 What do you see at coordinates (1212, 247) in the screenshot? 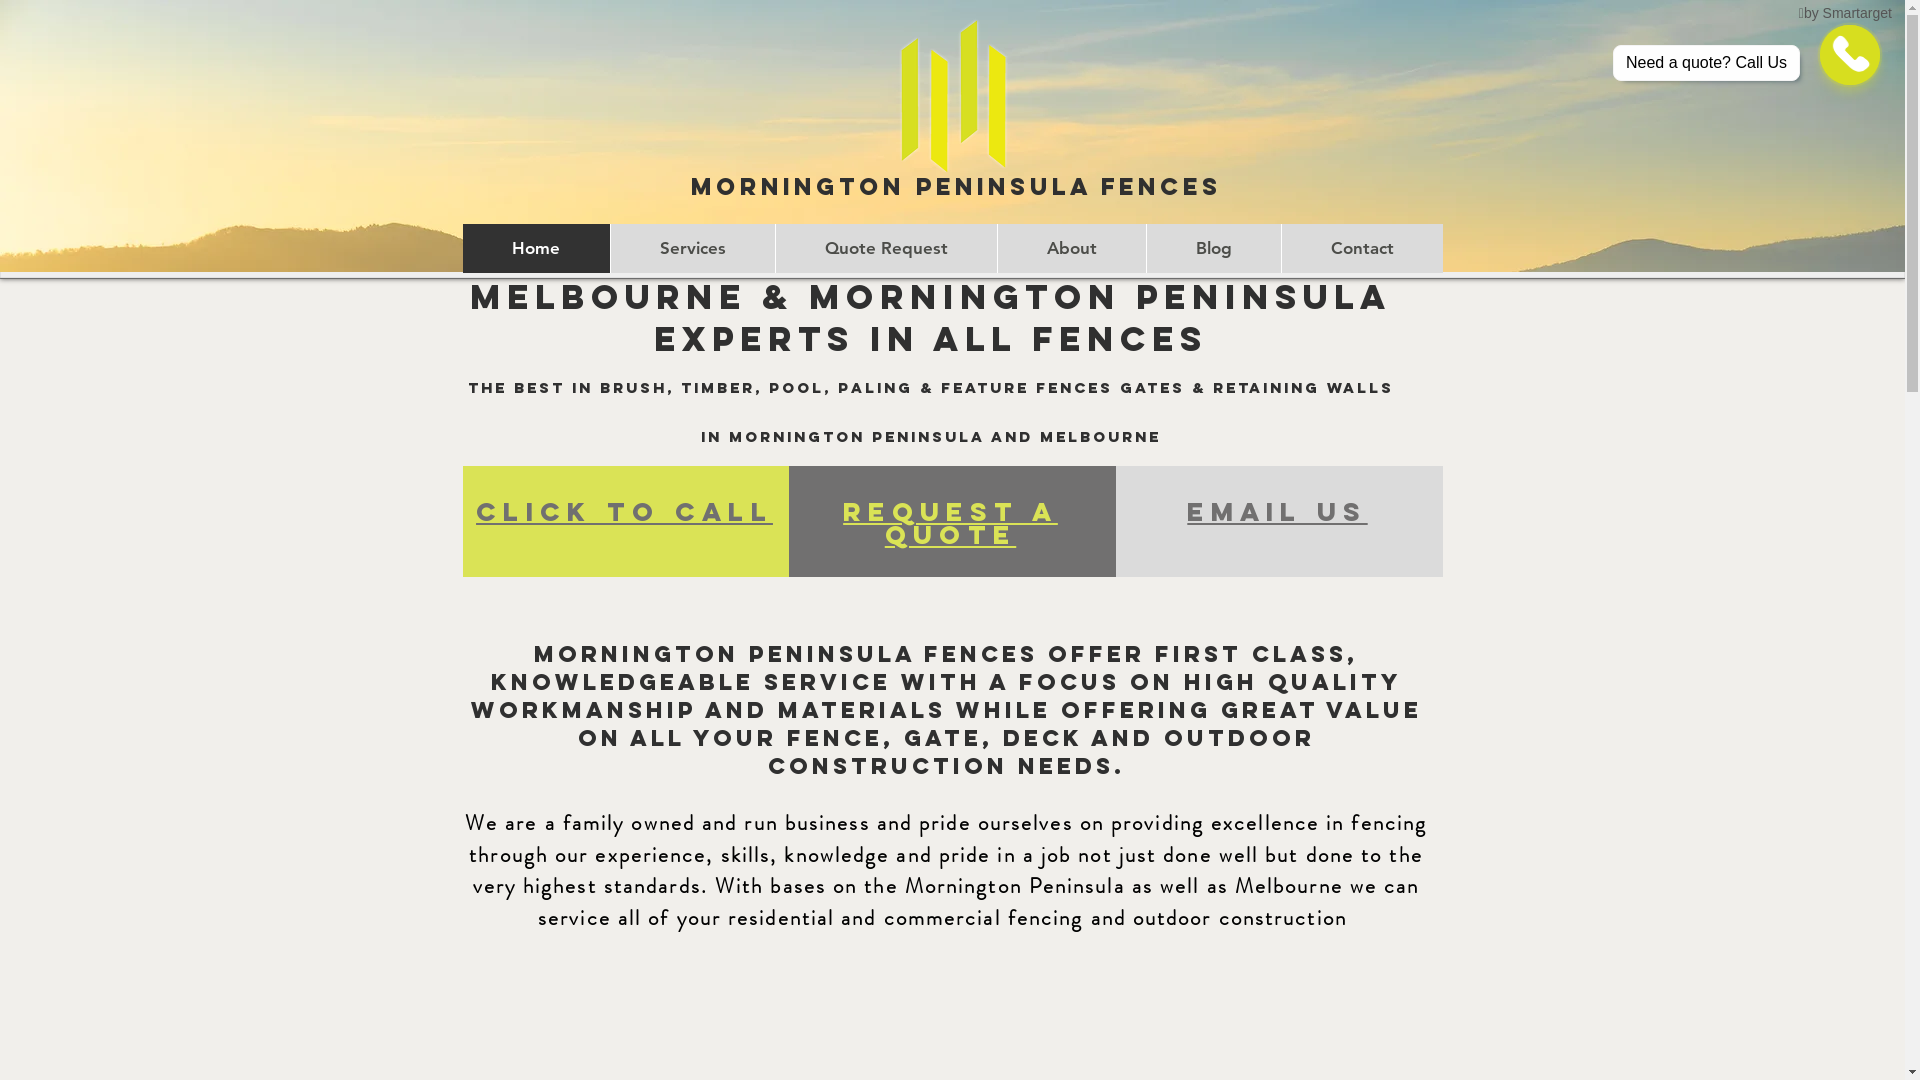
I see `'Blog'` at bounding box center [1212, 247].